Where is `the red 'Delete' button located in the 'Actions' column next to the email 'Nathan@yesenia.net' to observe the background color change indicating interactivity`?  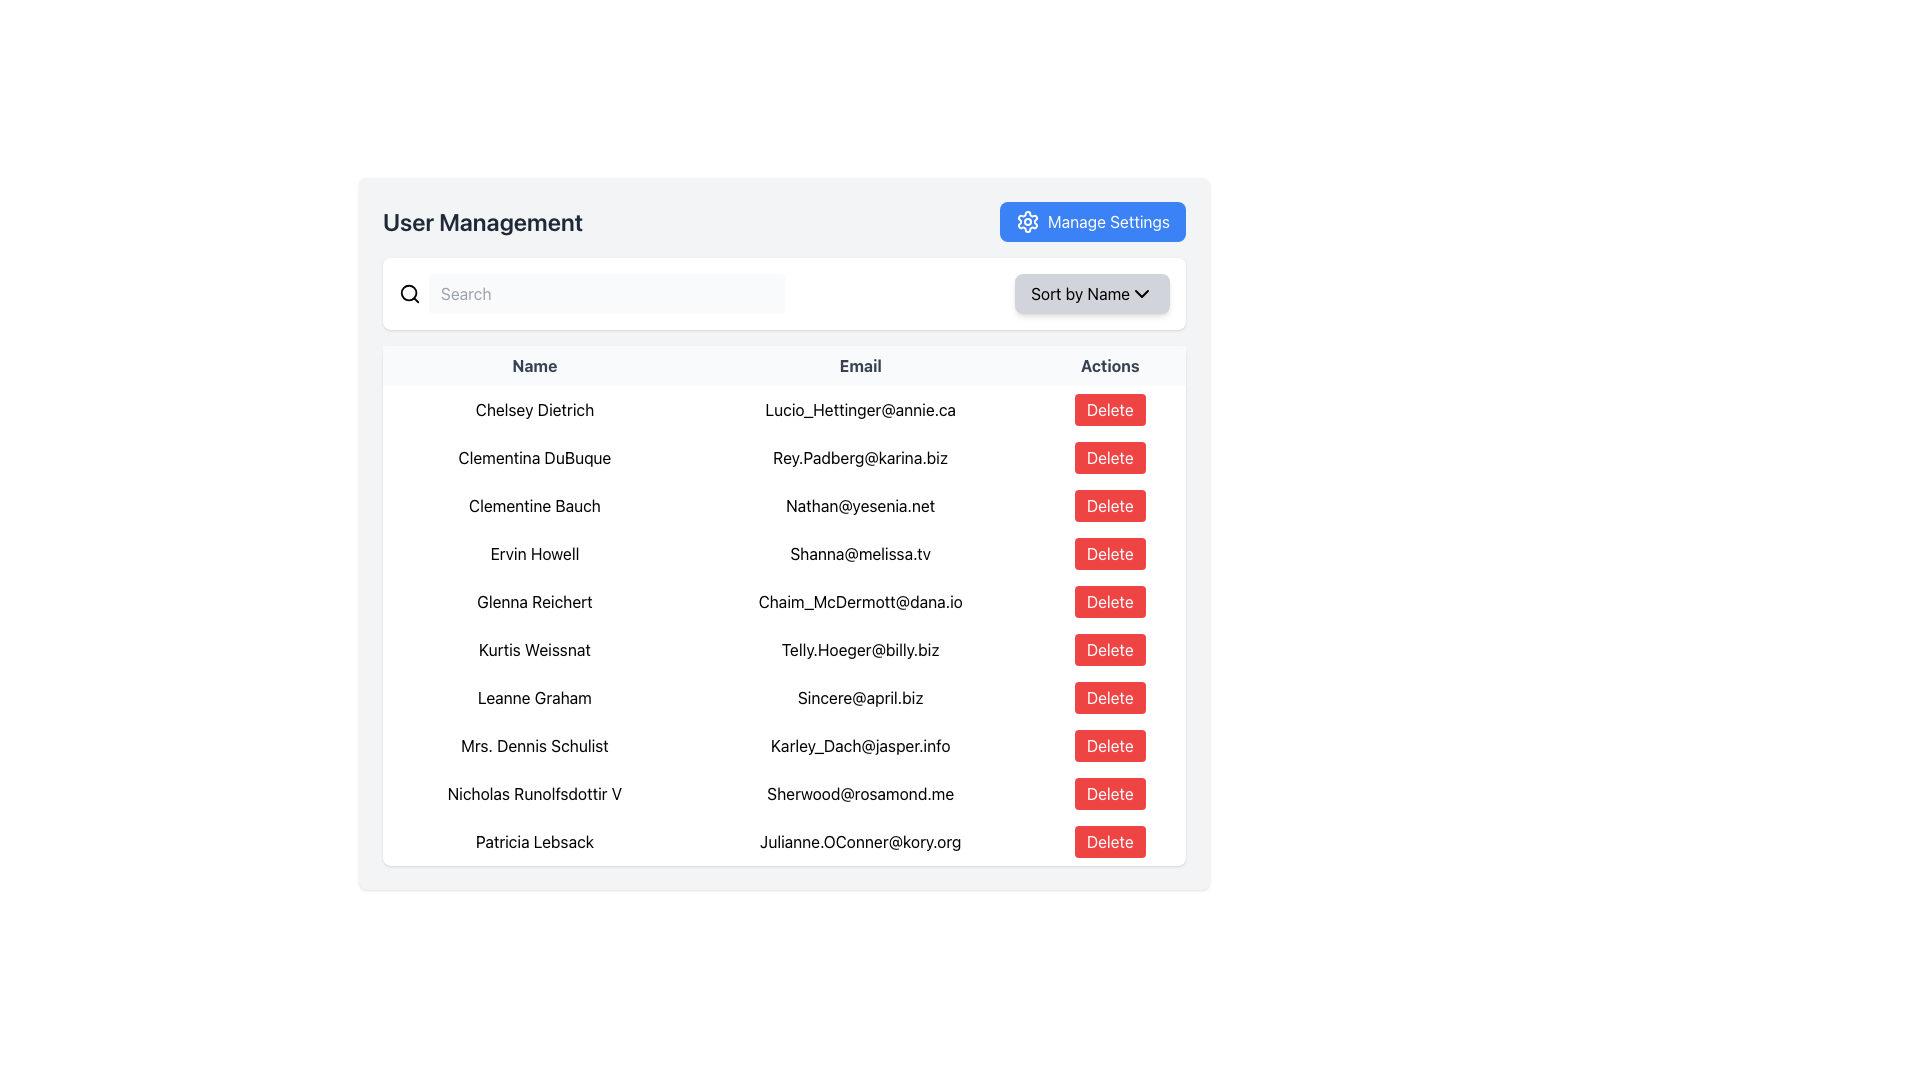
the red 'Delete' button located in the 'Actions' column next to the email 'Nathan@yesenia.net' to observe the background color change indicating interactivity is located at coordinates (1109, 504).